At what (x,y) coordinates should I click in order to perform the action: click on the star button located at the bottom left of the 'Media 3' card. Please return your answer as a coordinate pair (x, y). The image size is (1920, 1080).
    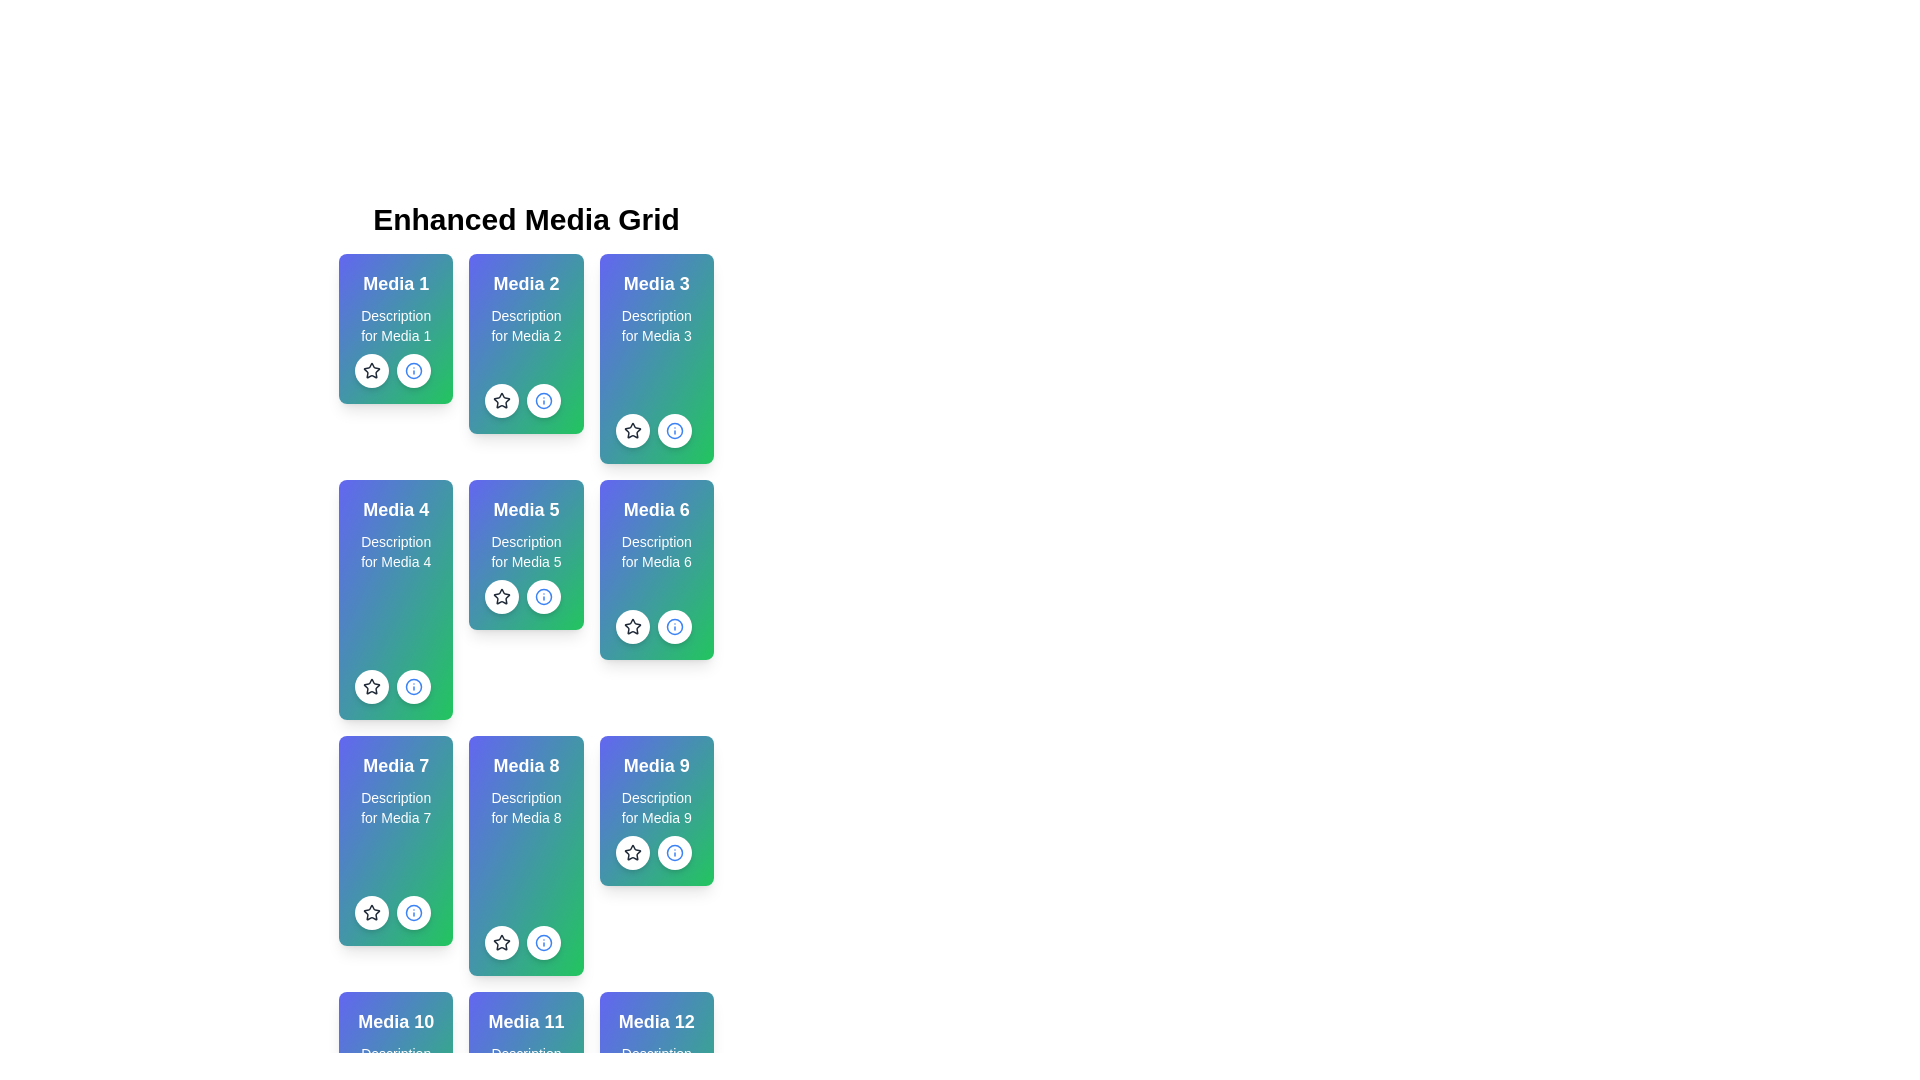
    Looking at the image, I should click on (631, 430).